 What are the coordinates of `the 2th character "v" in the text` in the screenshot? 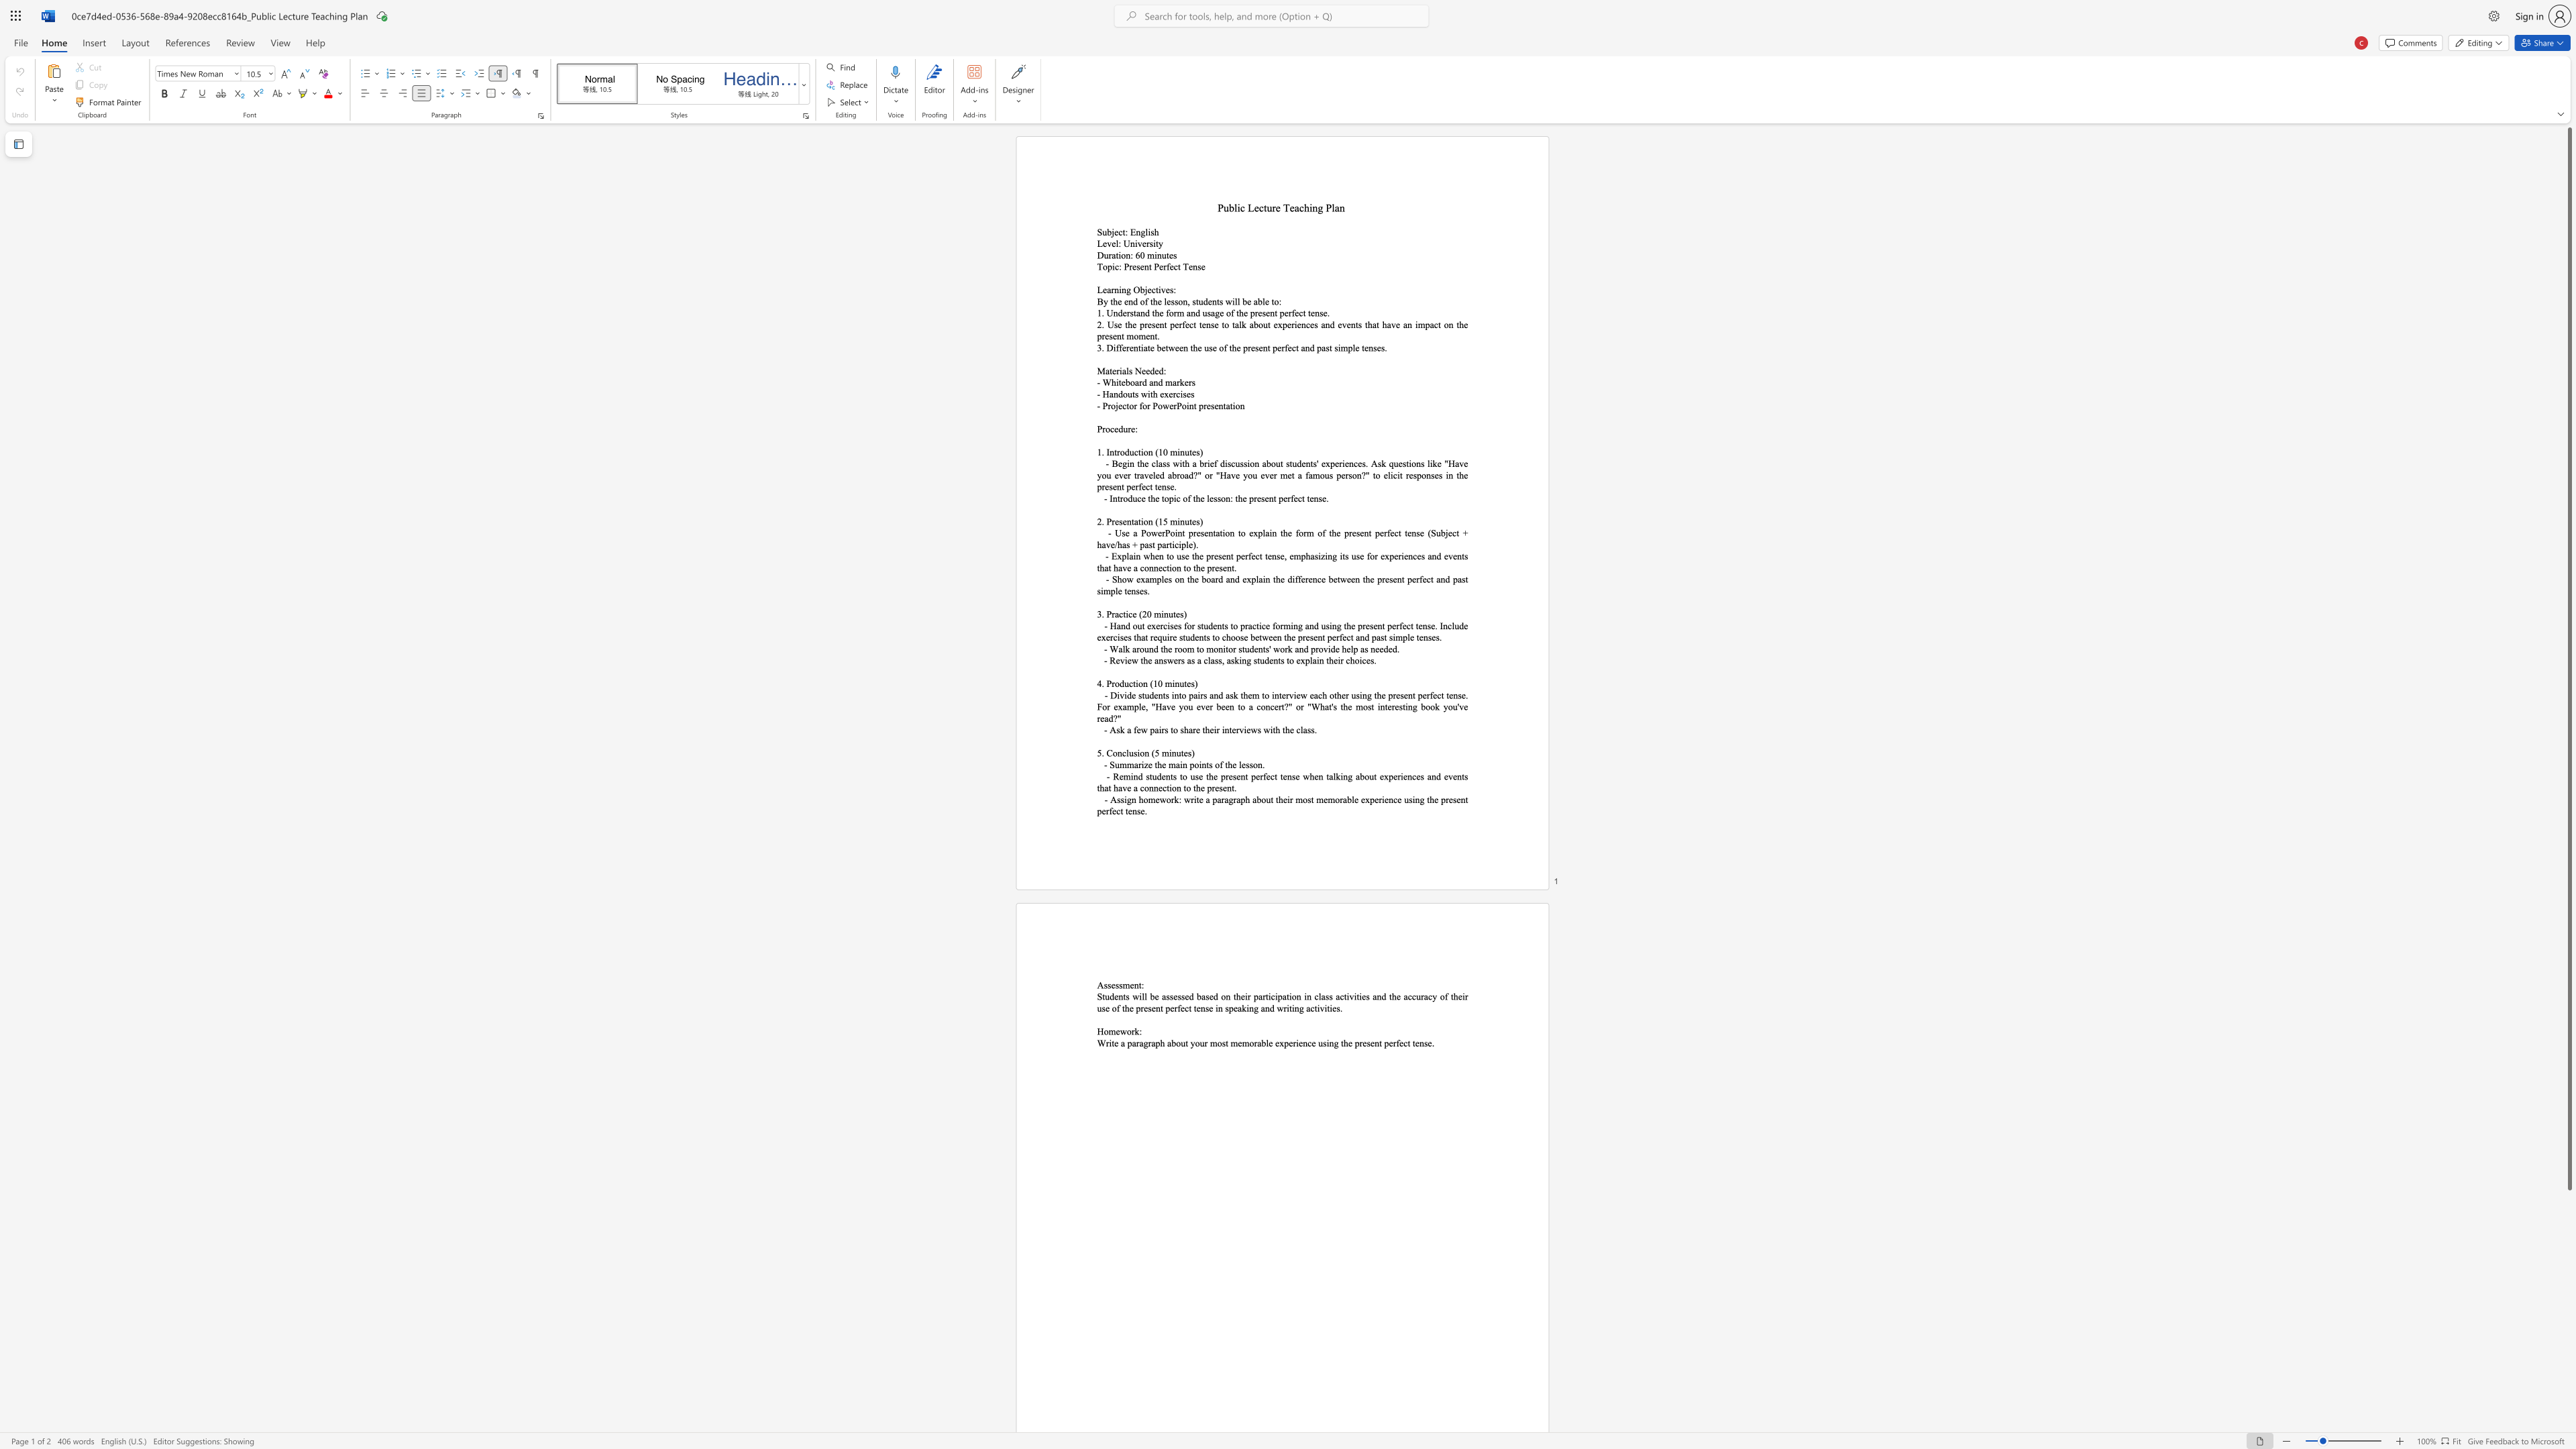 It's located at (1138, 242).